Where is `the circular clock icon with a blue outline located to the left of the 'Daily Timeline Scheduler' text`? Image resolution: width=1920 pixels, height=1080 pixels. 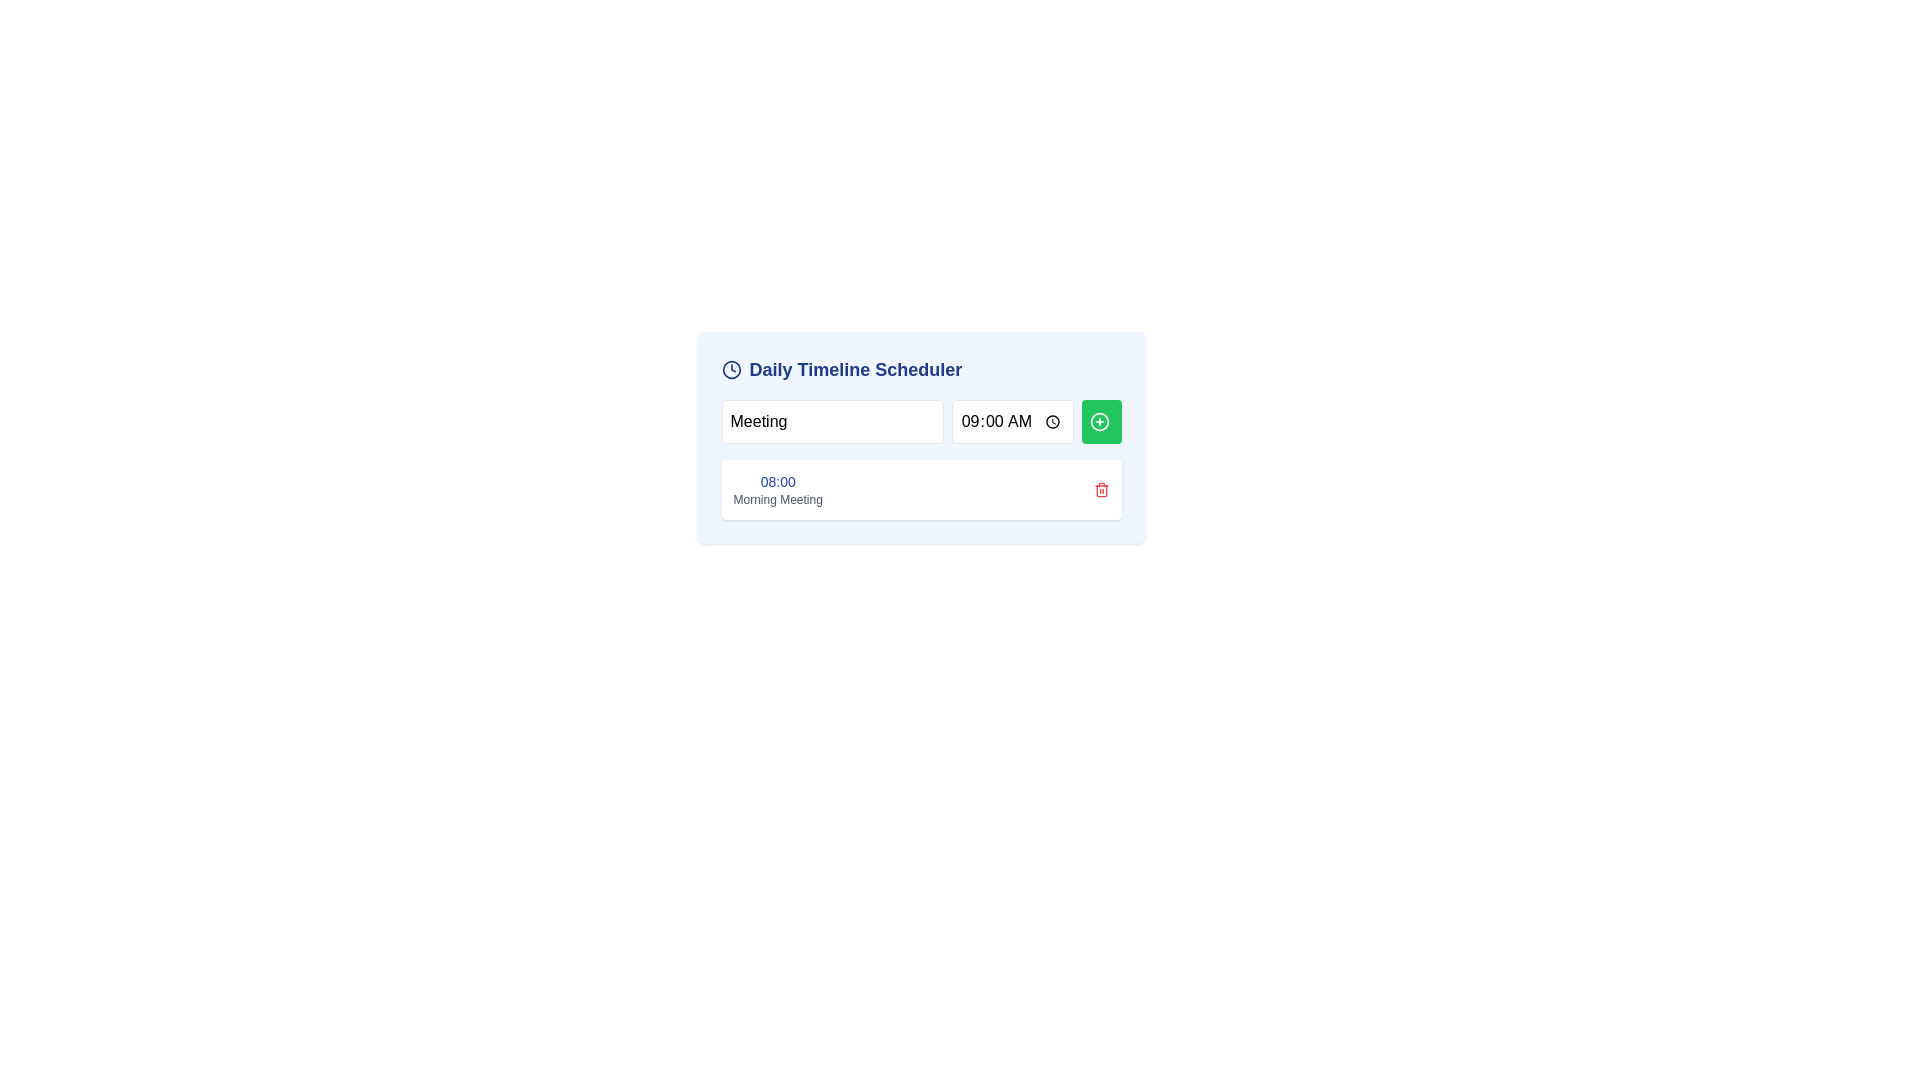 the circular clock icon with a blue outline located to the left of the 'Daily Timeline Scheduler' text is located at coordinates (730, 370).